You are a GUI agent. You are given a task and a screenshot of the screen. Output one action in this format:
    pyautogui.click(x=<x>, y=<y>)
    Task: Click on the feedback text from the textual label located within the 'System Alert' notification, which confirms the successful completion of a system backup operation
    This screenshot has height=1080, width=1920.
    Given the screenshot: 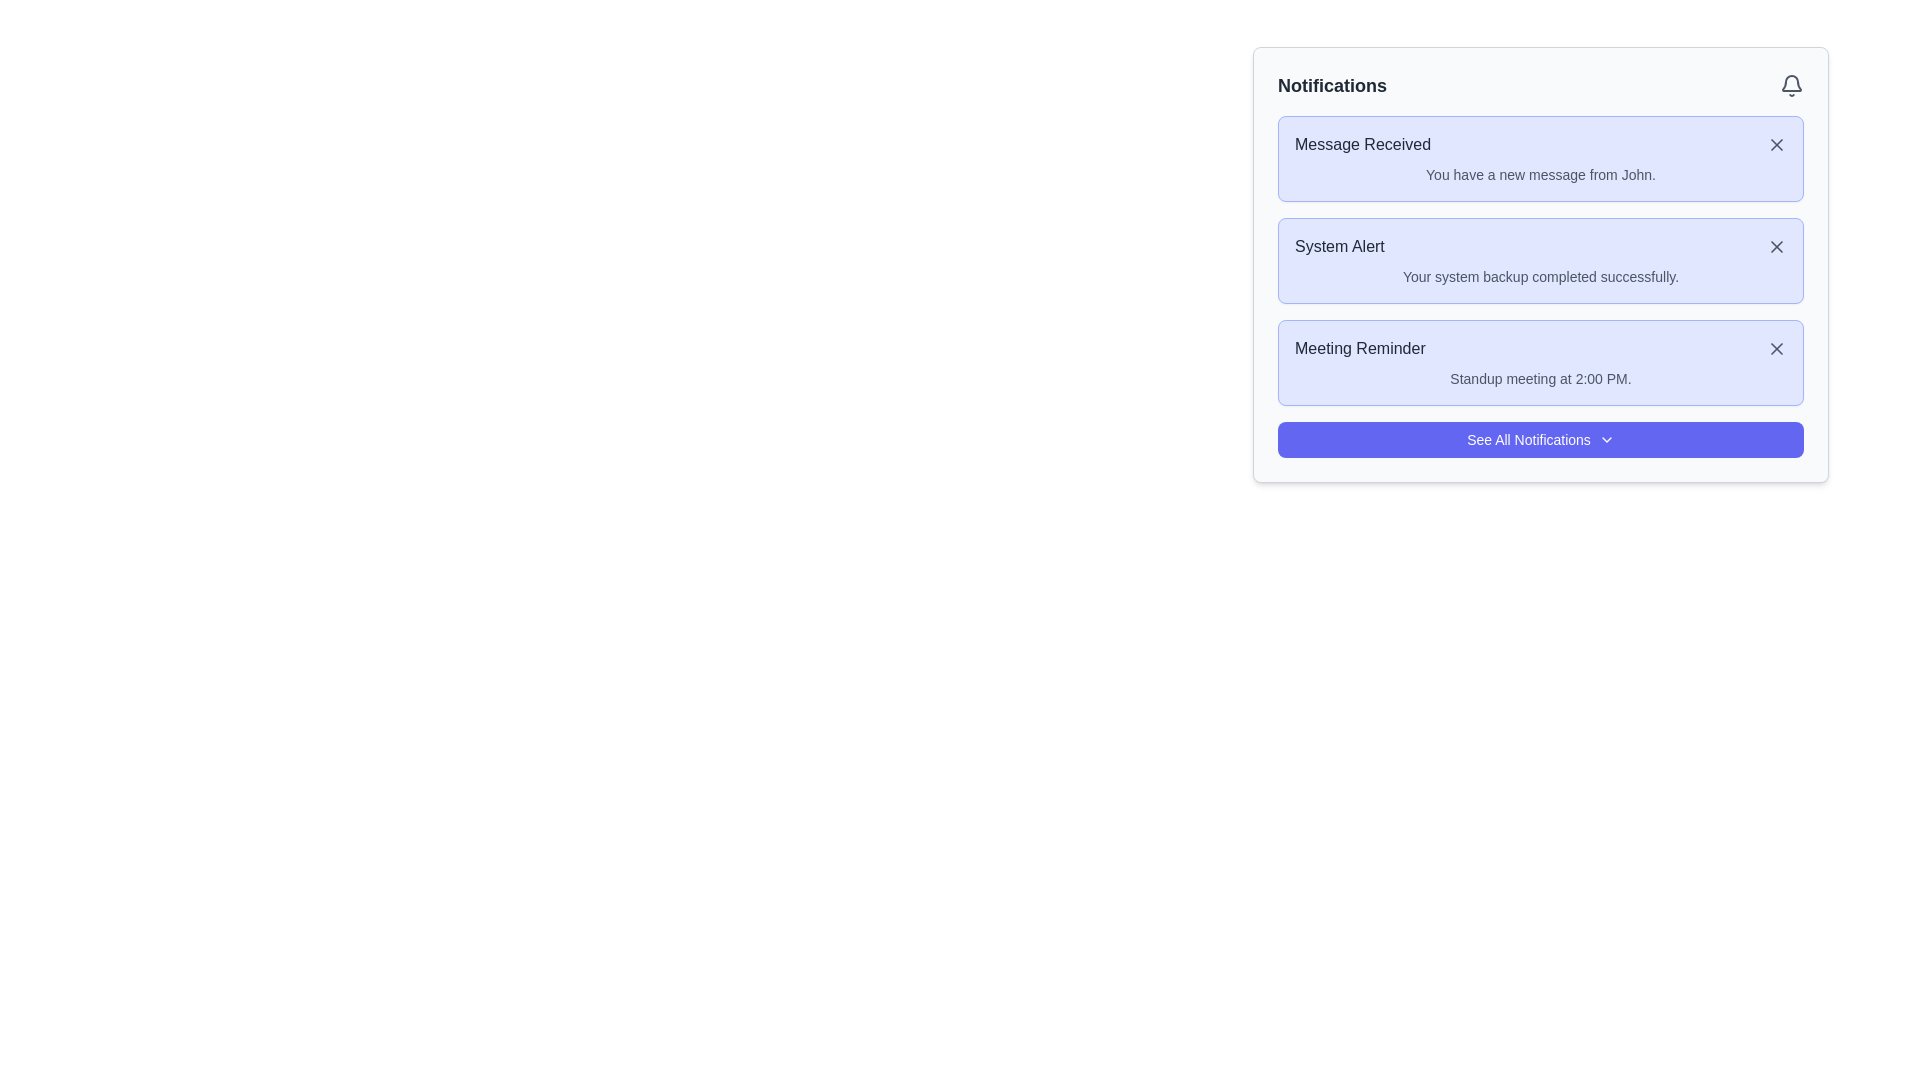 What is the action you would take?
    pyautogui.click(x=1539, y=277)
    